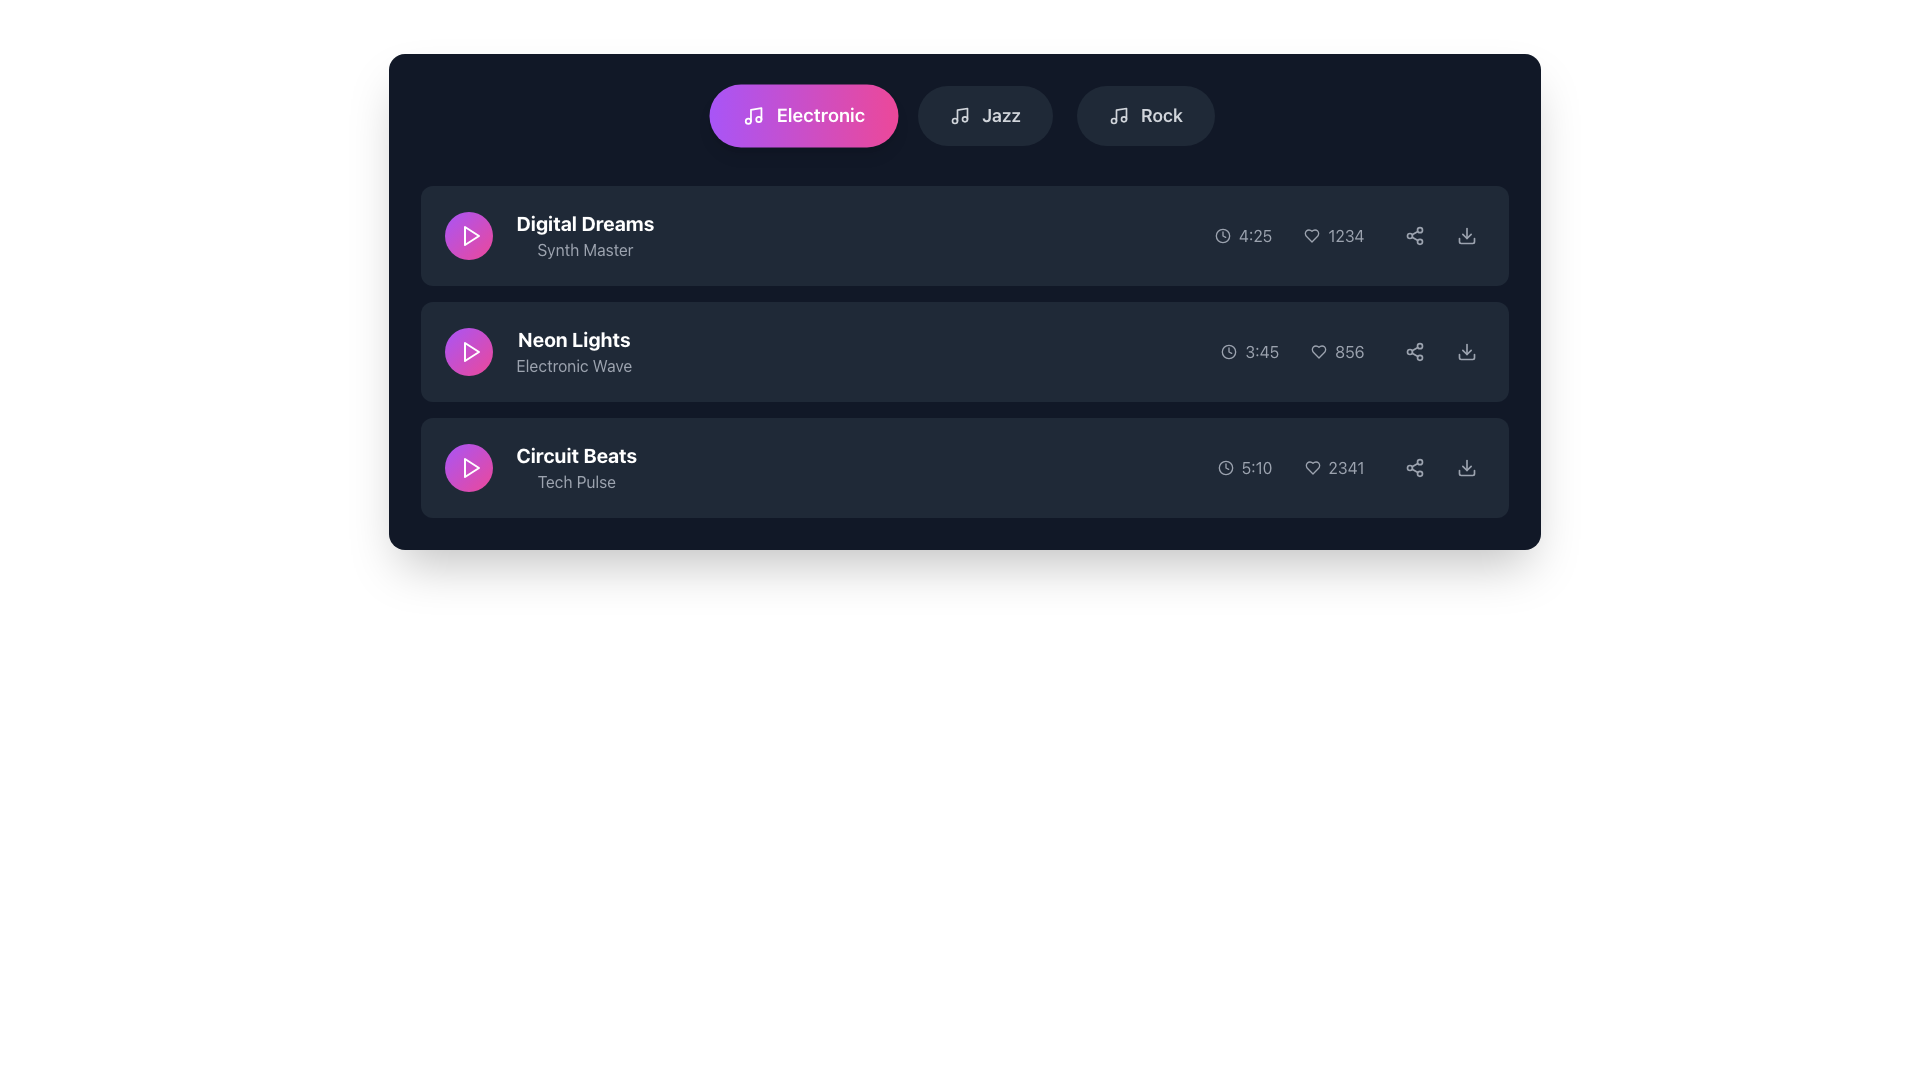 The width and height of the screenshot is (1920, 1080). Describe the element at coordinates (467, 350) in the screenshot. I see `the circular button with a gradient background and a white play icon in the center to play the associated track` at that location.